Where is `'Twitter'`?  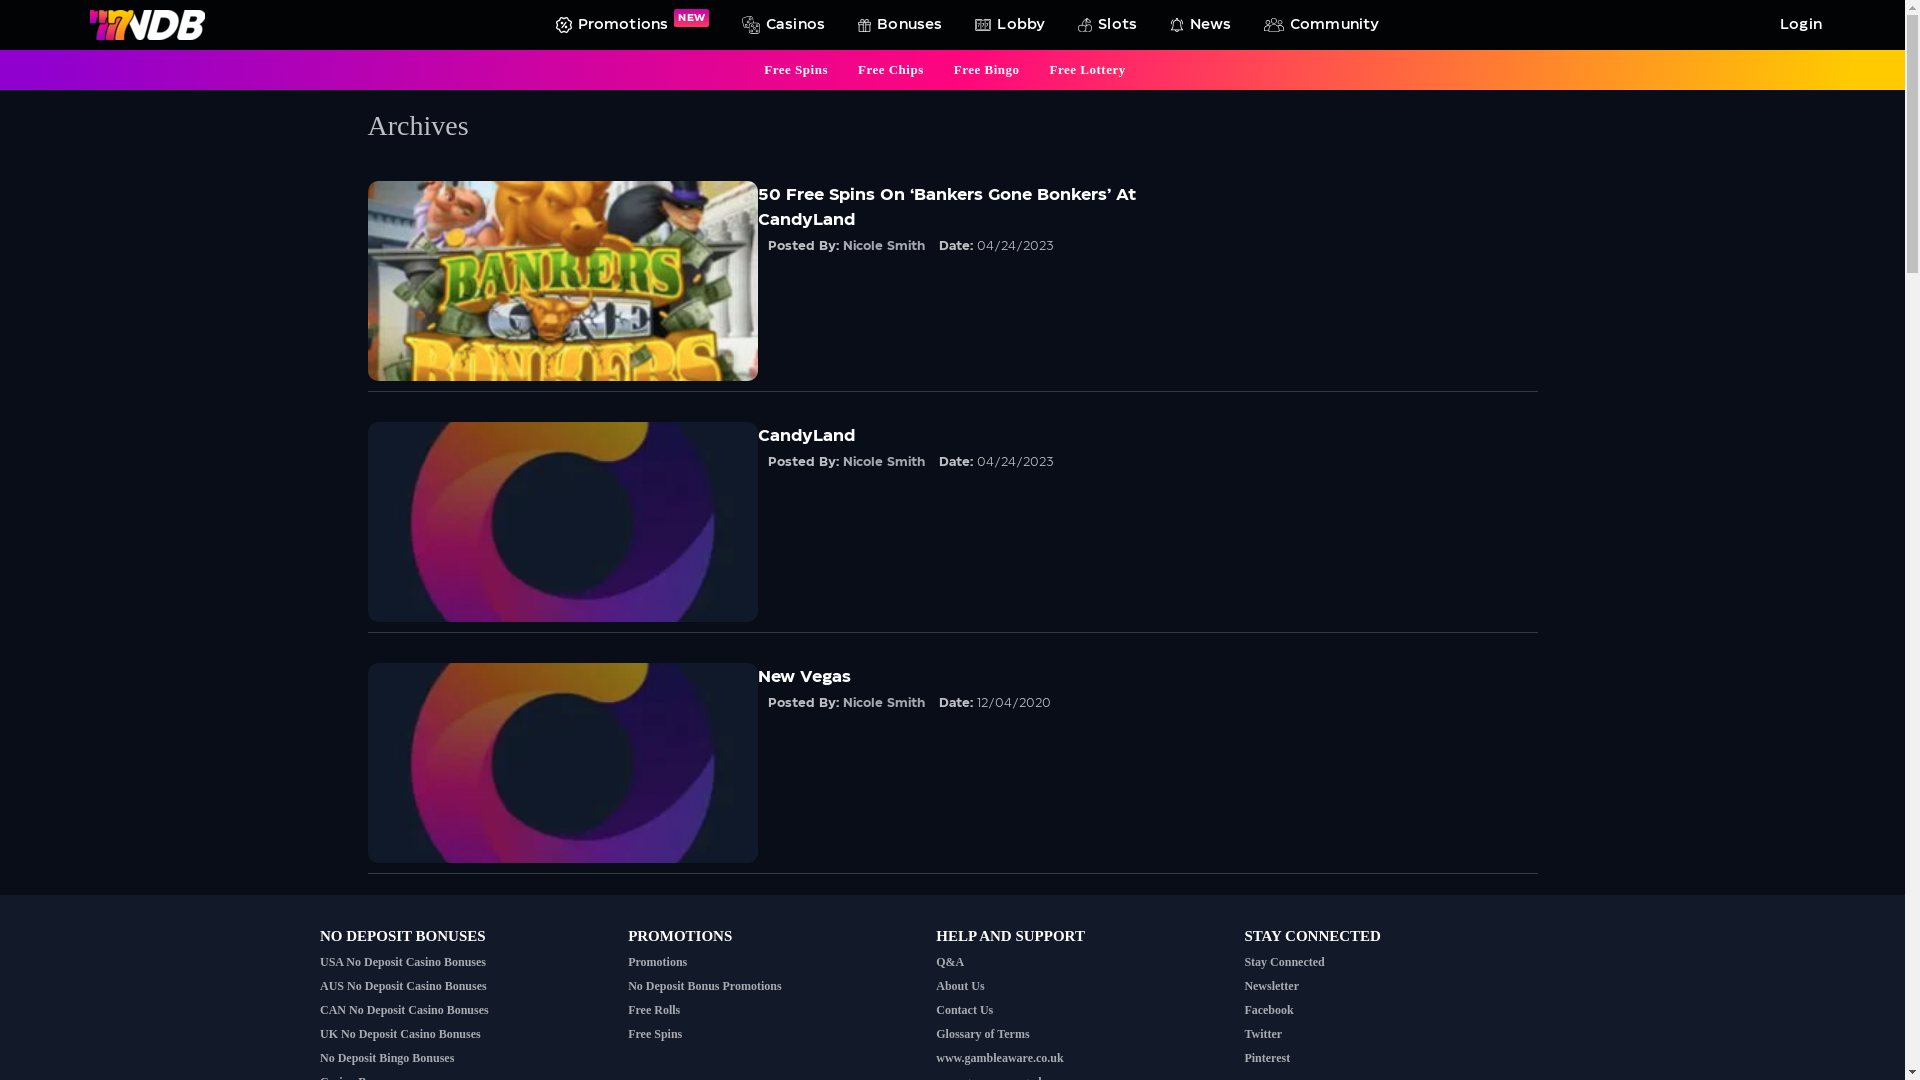
'Twitter' is located at coordinates (1261, 1033).